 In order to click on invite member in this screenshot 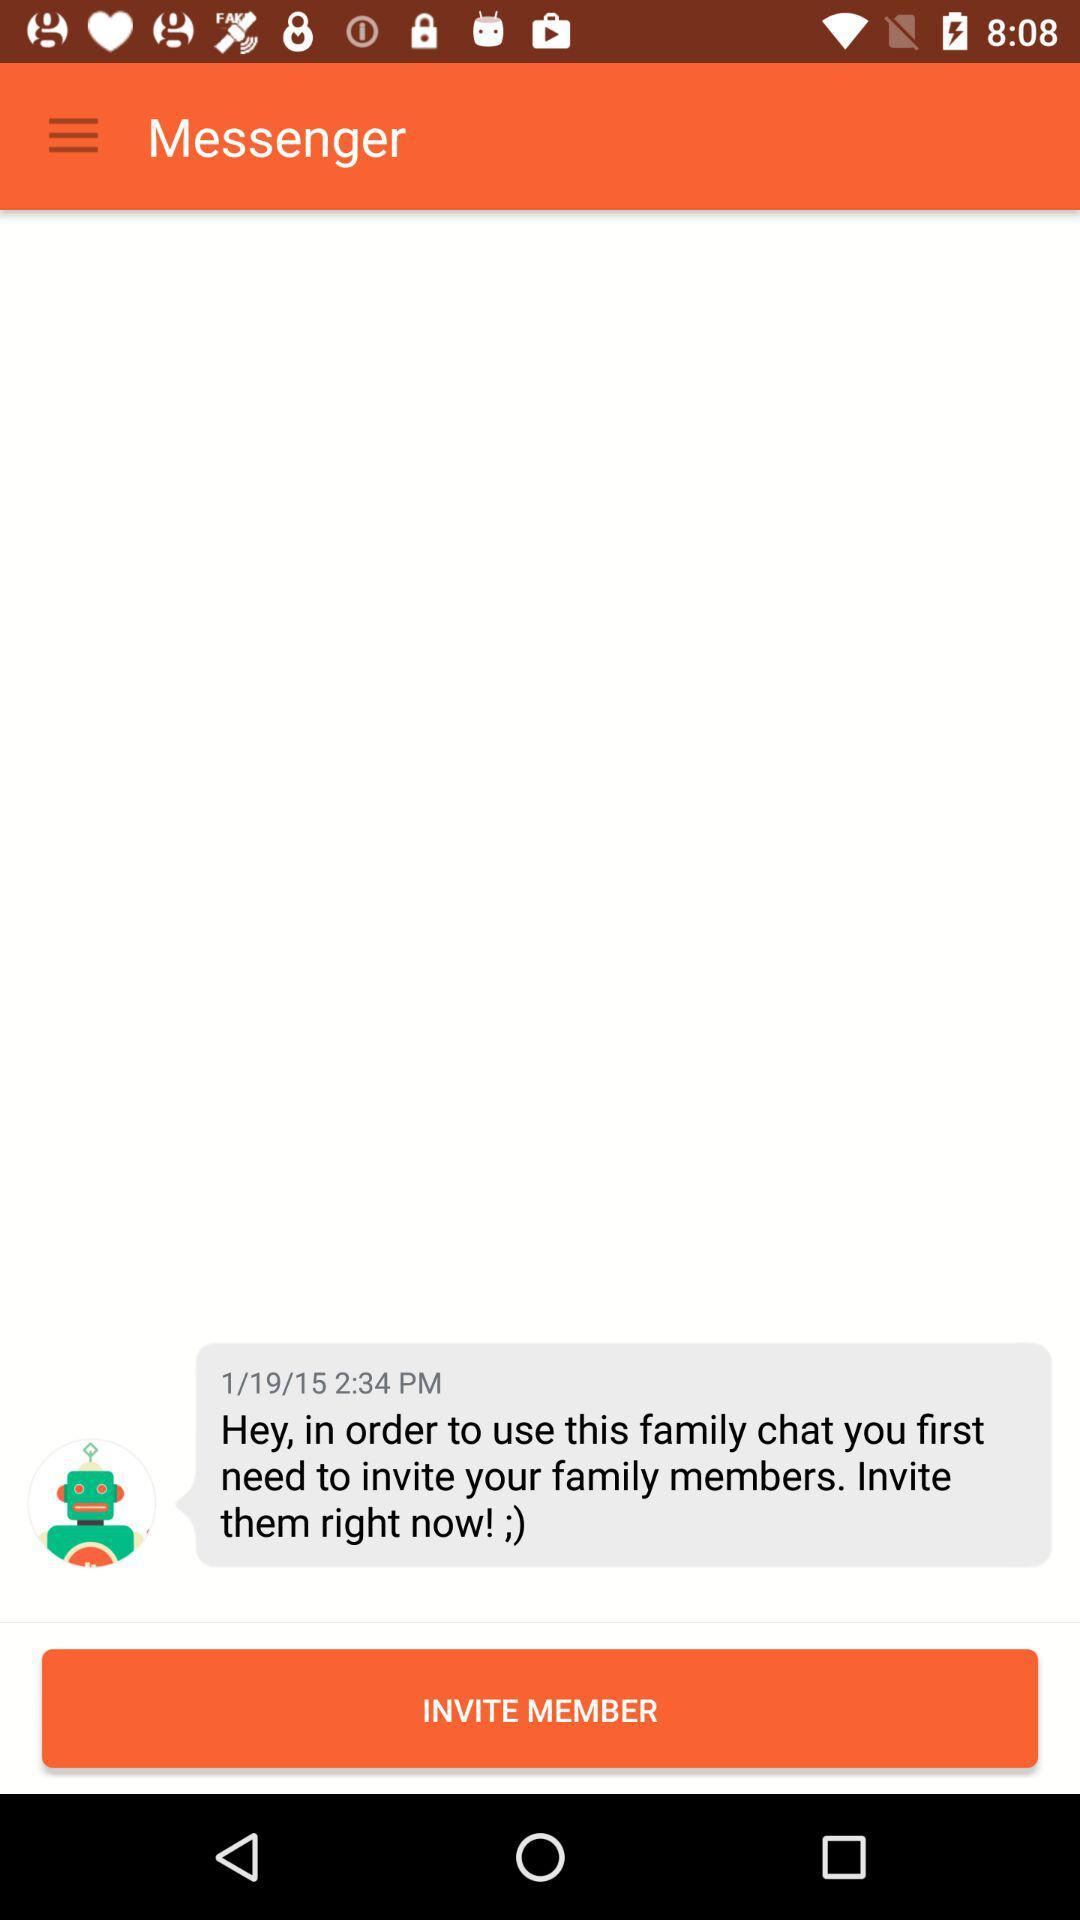, I will do `click(540, 1707)`.